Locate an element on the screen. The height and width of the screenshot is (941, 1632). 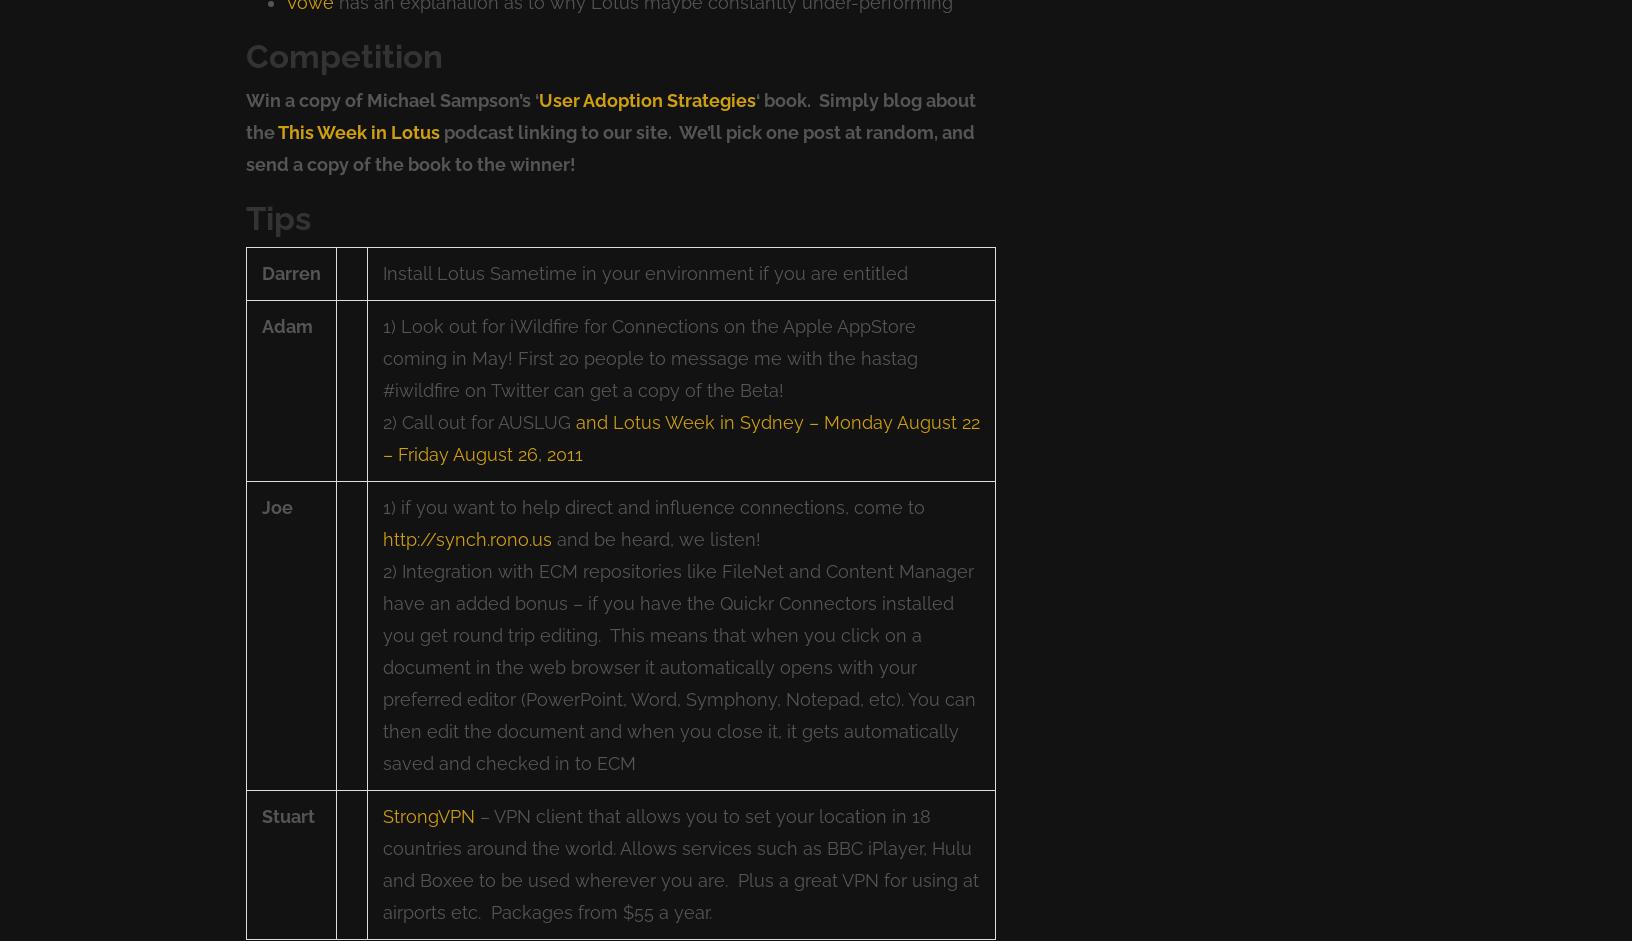
'Install Lotus Sametime in your environment if you are entitled' is located at coordinates (644, 273).